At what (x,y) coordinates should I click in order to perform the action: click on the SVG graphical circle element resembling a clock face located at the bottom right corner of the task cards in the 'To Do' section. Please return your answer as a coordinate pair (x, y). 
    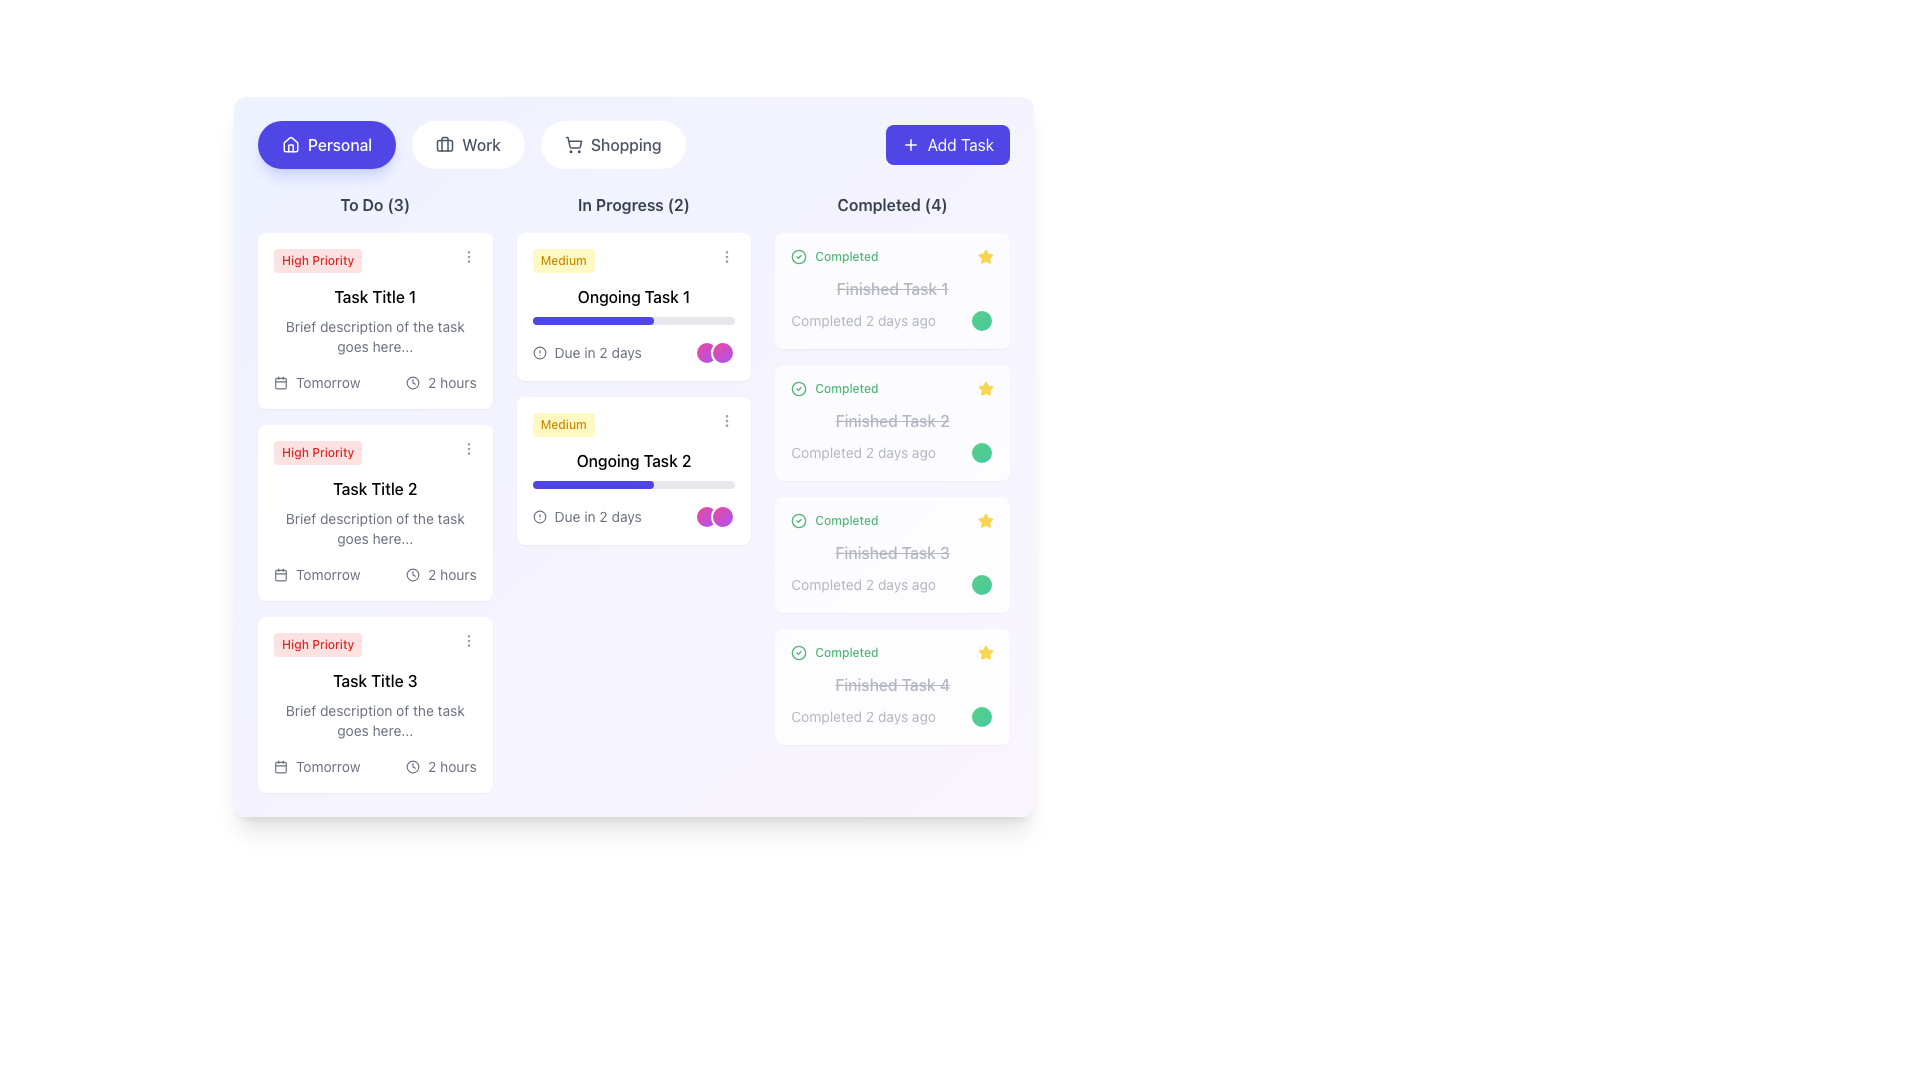
    Looking at the image, I should click on (412, 766).